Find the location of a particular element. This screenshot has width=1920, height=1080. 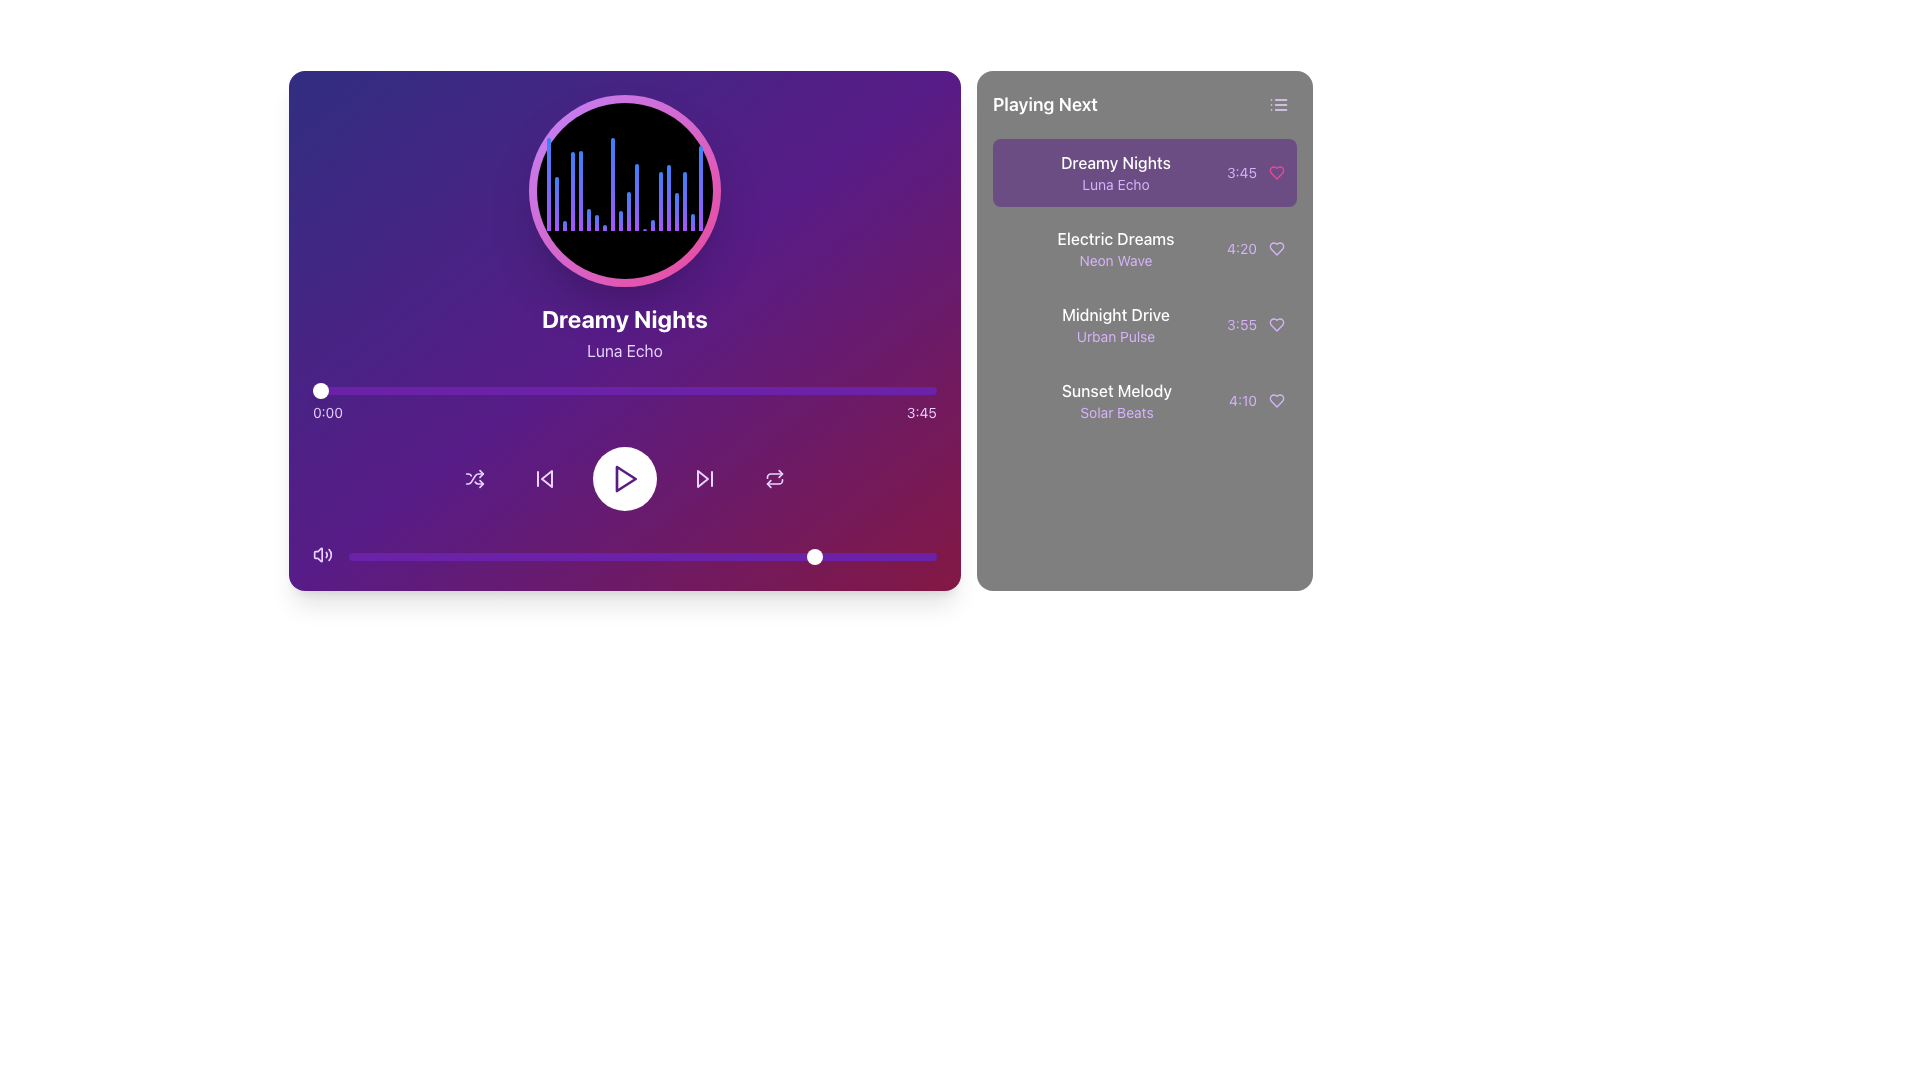

the seventeenth bar in the bar chart component that visualizes data values or audio frequencies, located on the left side beneath a circular visualizer is located at coordinates (676, 211).